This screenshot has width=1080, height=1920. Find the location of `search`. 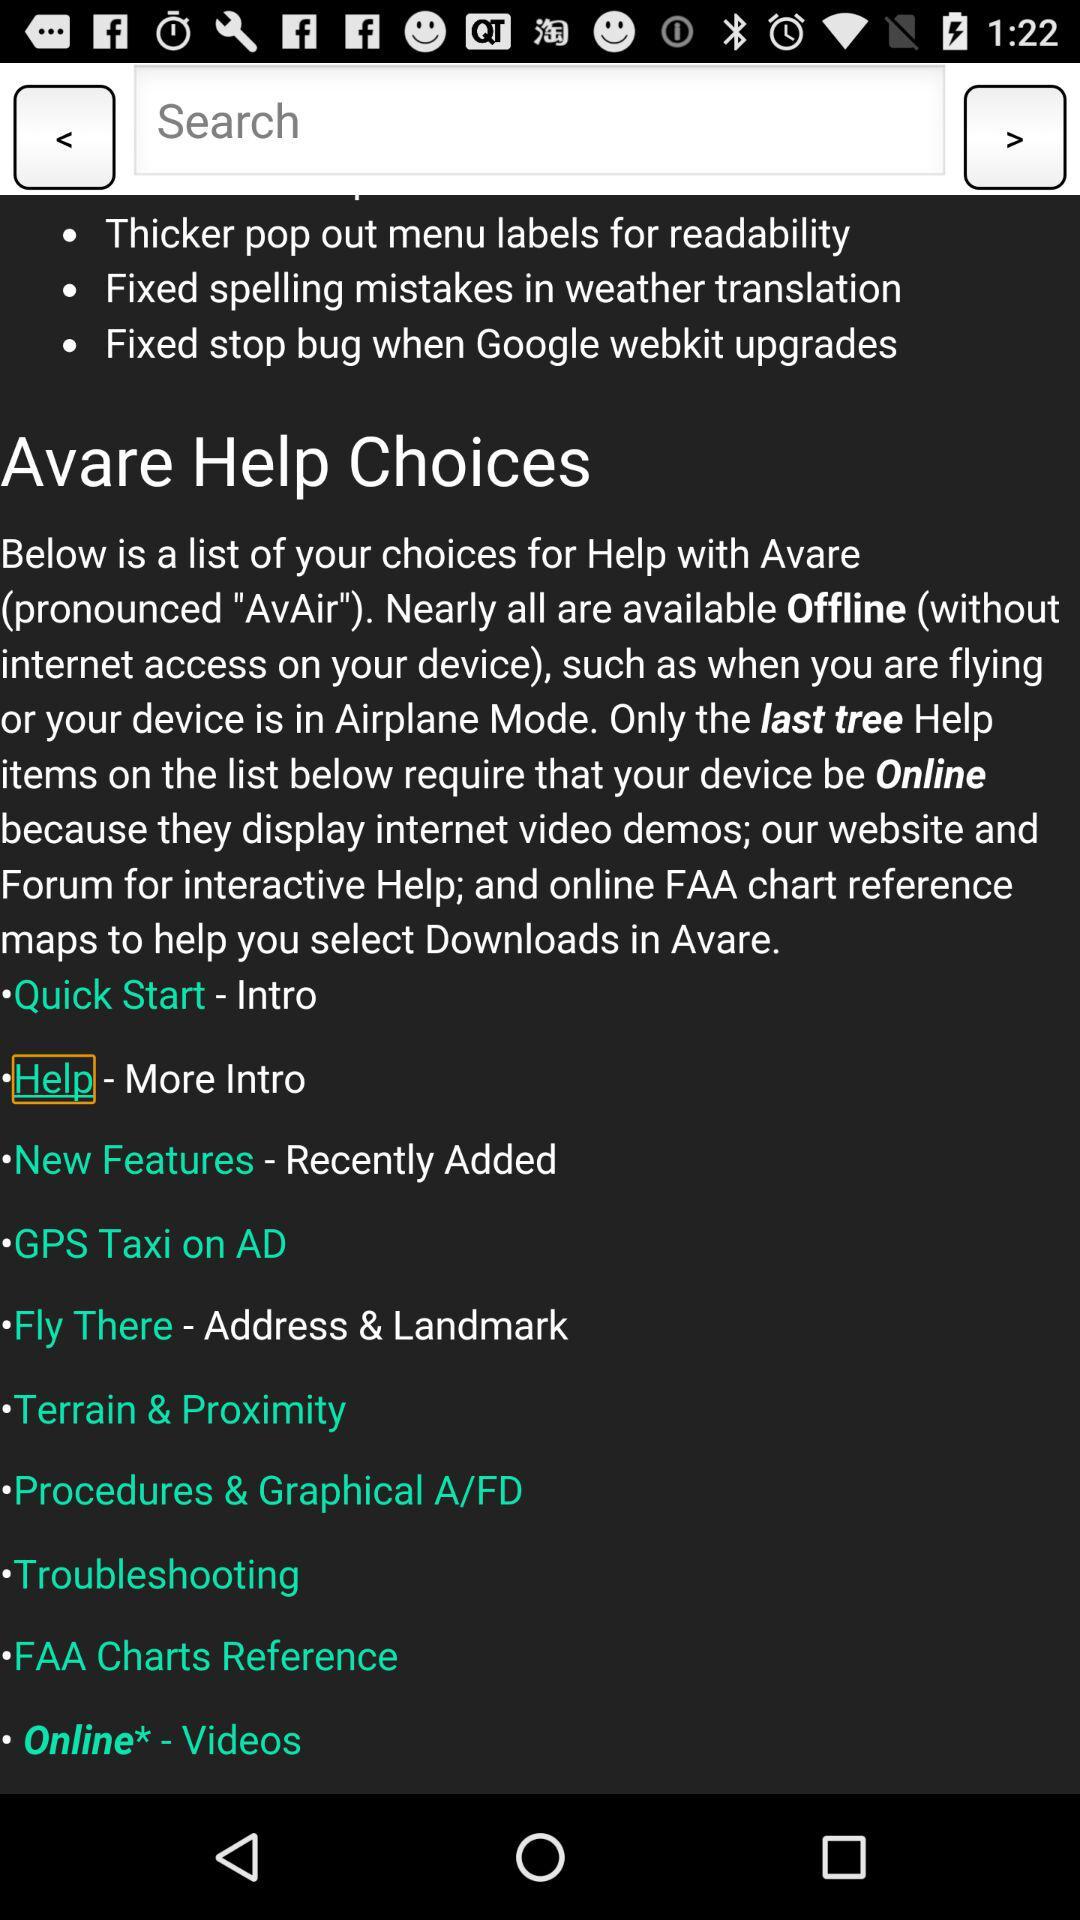

search is located at coordinates (538, 124).